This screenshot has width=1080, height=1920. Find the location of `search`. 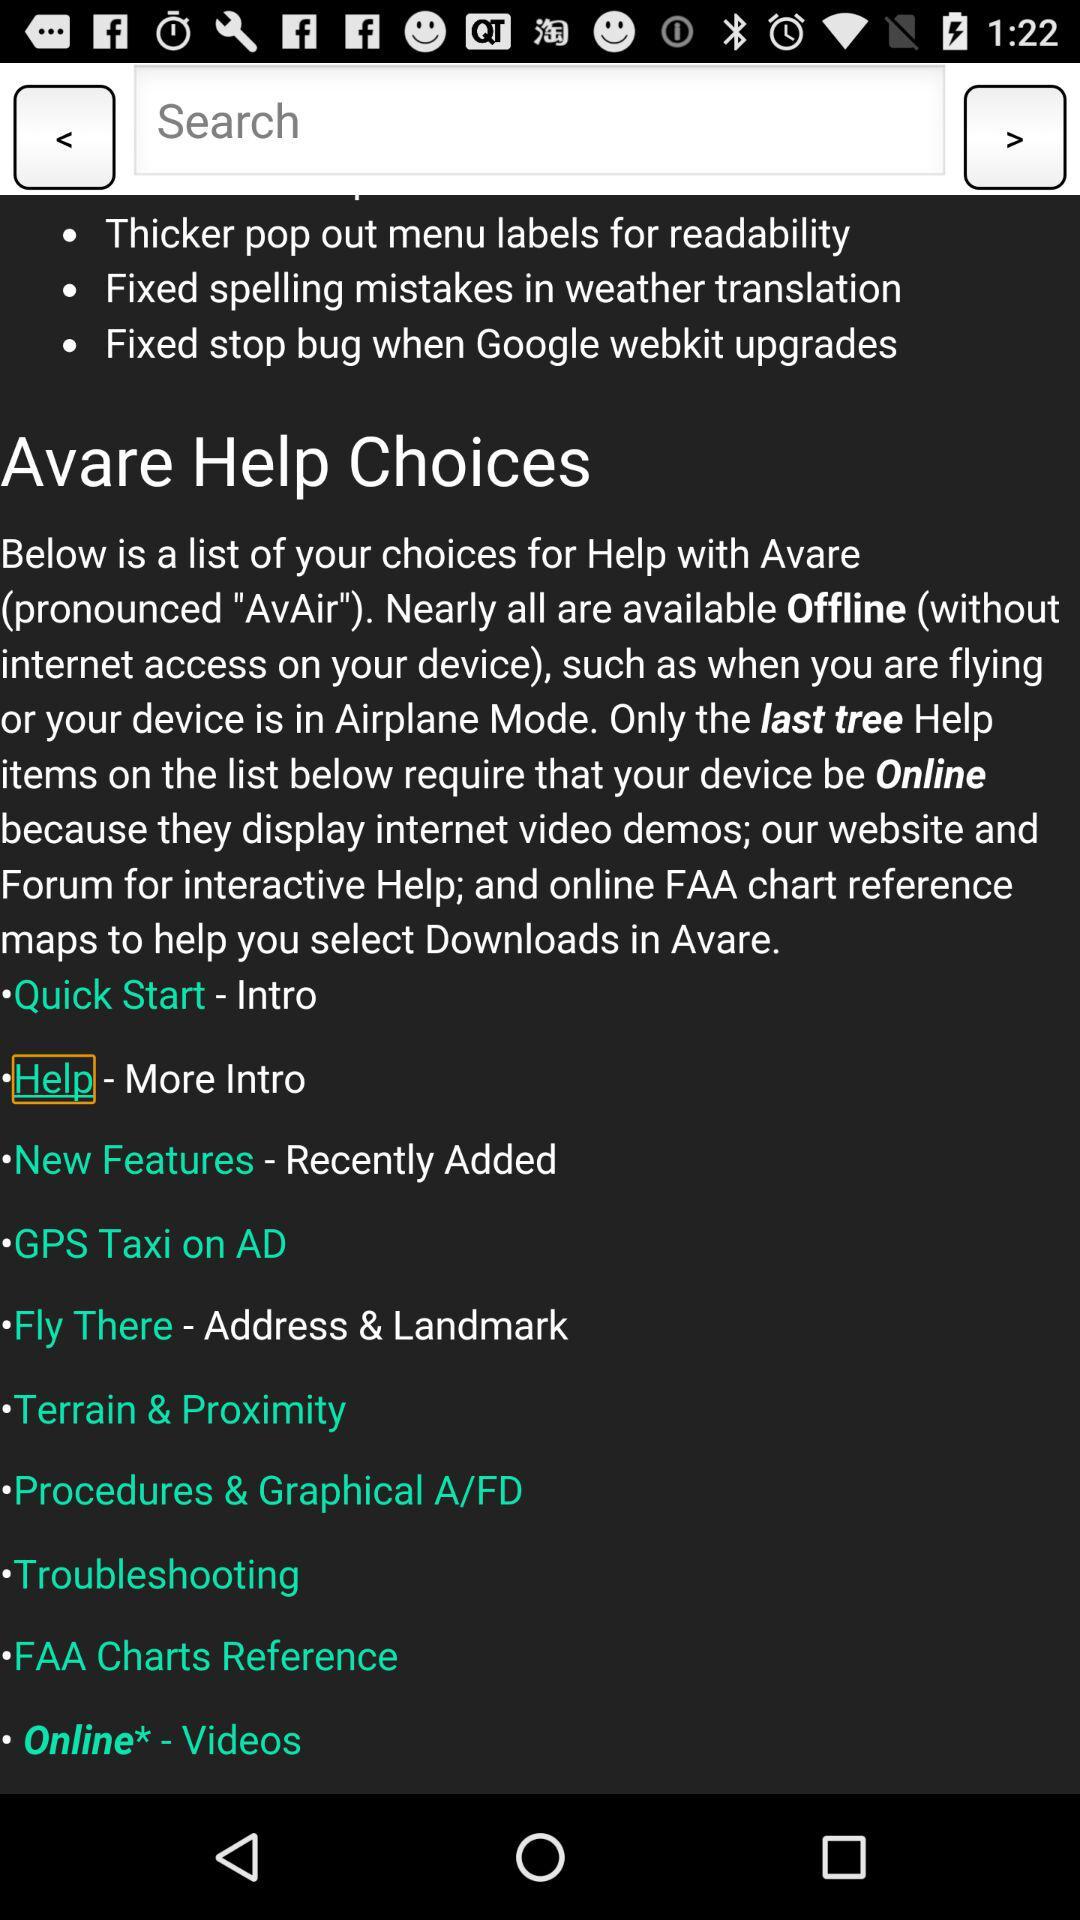

search is located at coordinates (538, 124).